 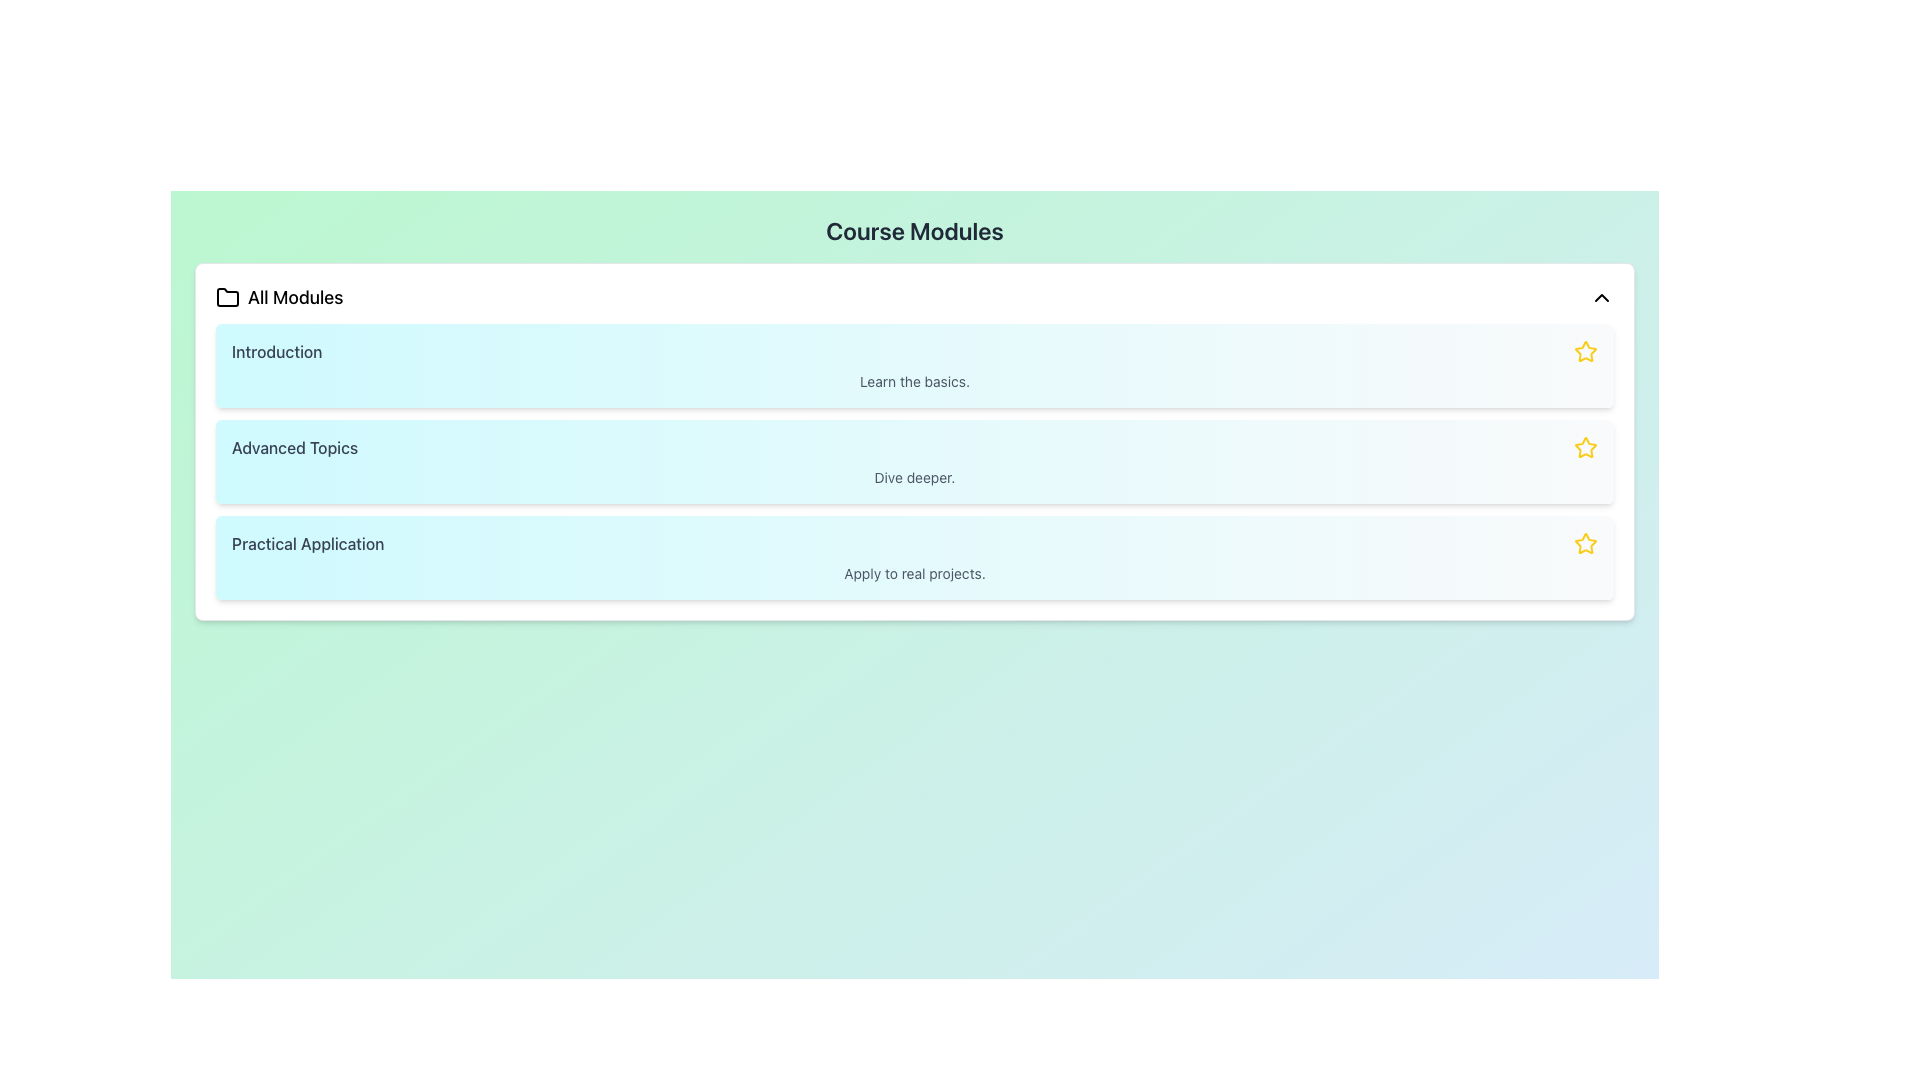 What do you see at coordinates (914, 558) in the screenshot?
I see `the 'Practical Application' module card, which is the third card in the list of course modules, located between the 'Advanced Topics' card and the content below` at bounding box center [914, 558].